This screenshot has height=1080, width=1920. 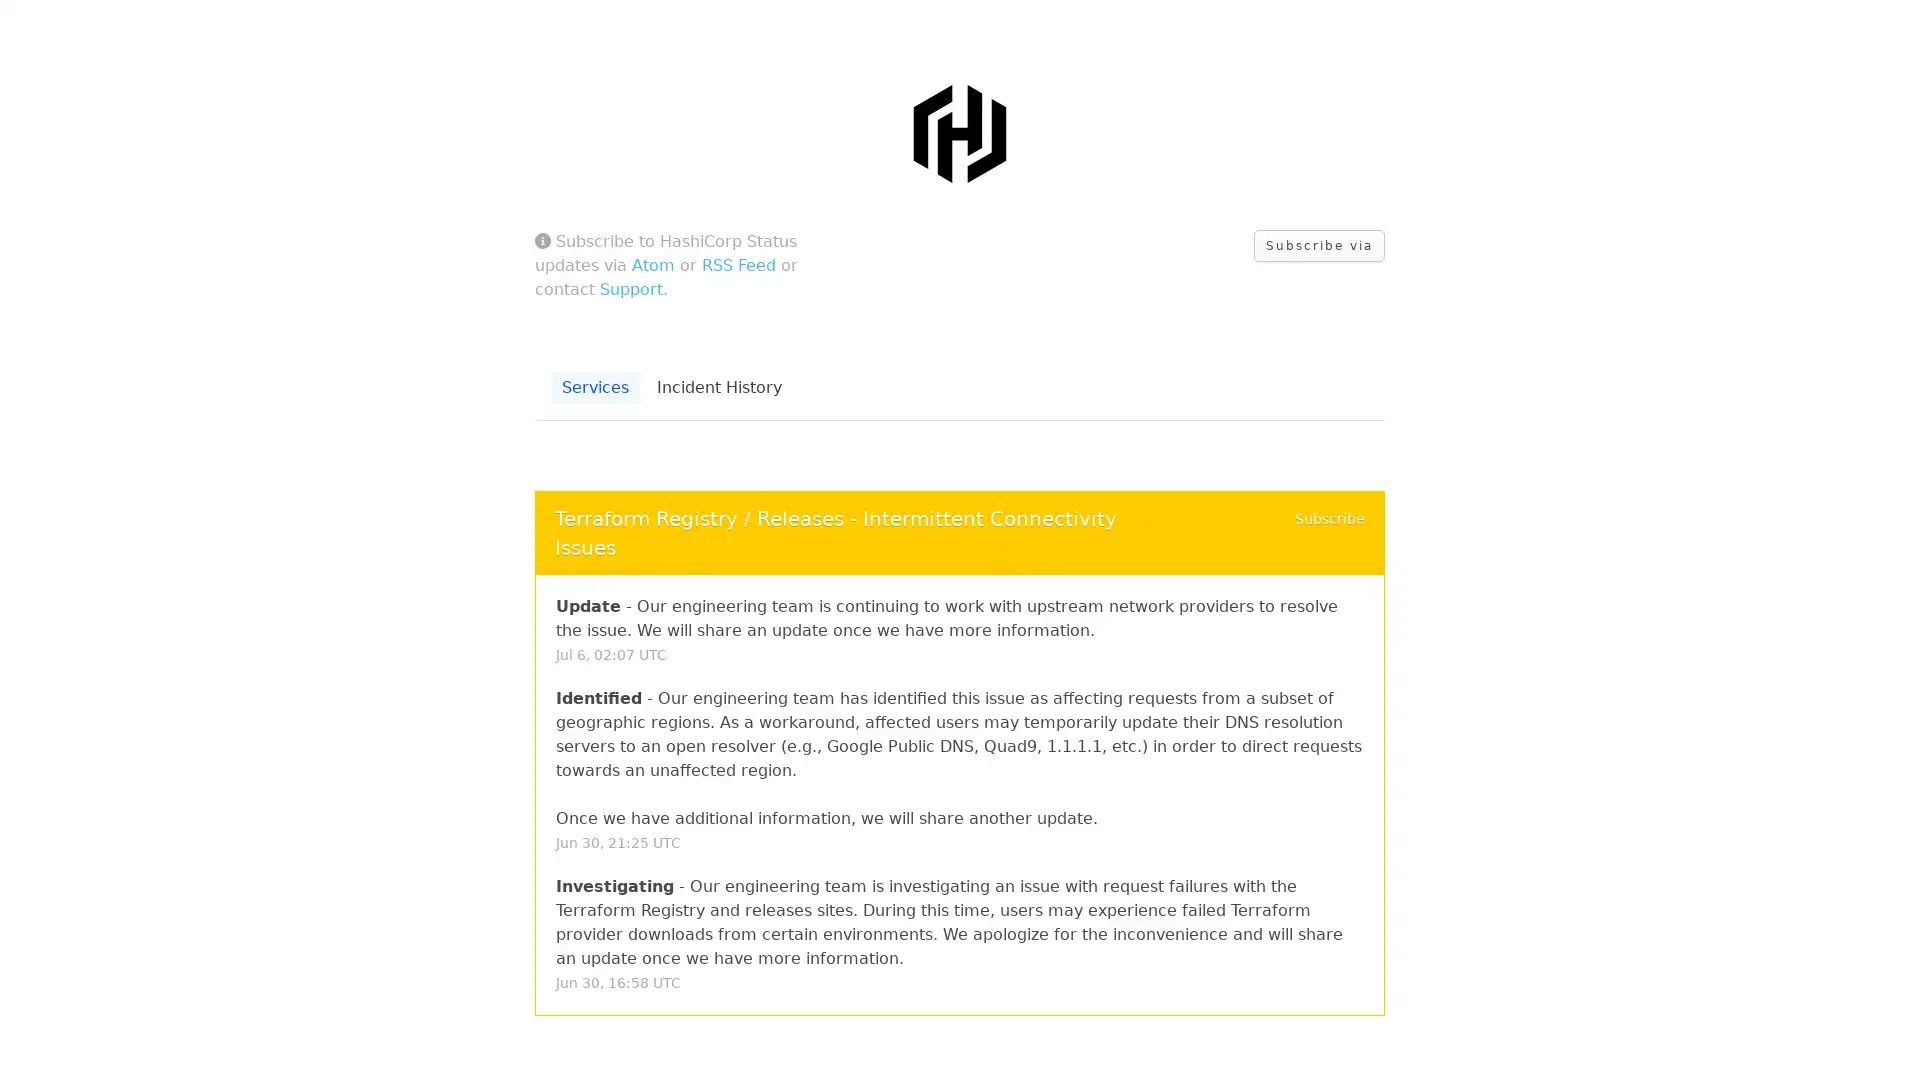 I want to click on Subscribe, so click(x=1329, y=517).